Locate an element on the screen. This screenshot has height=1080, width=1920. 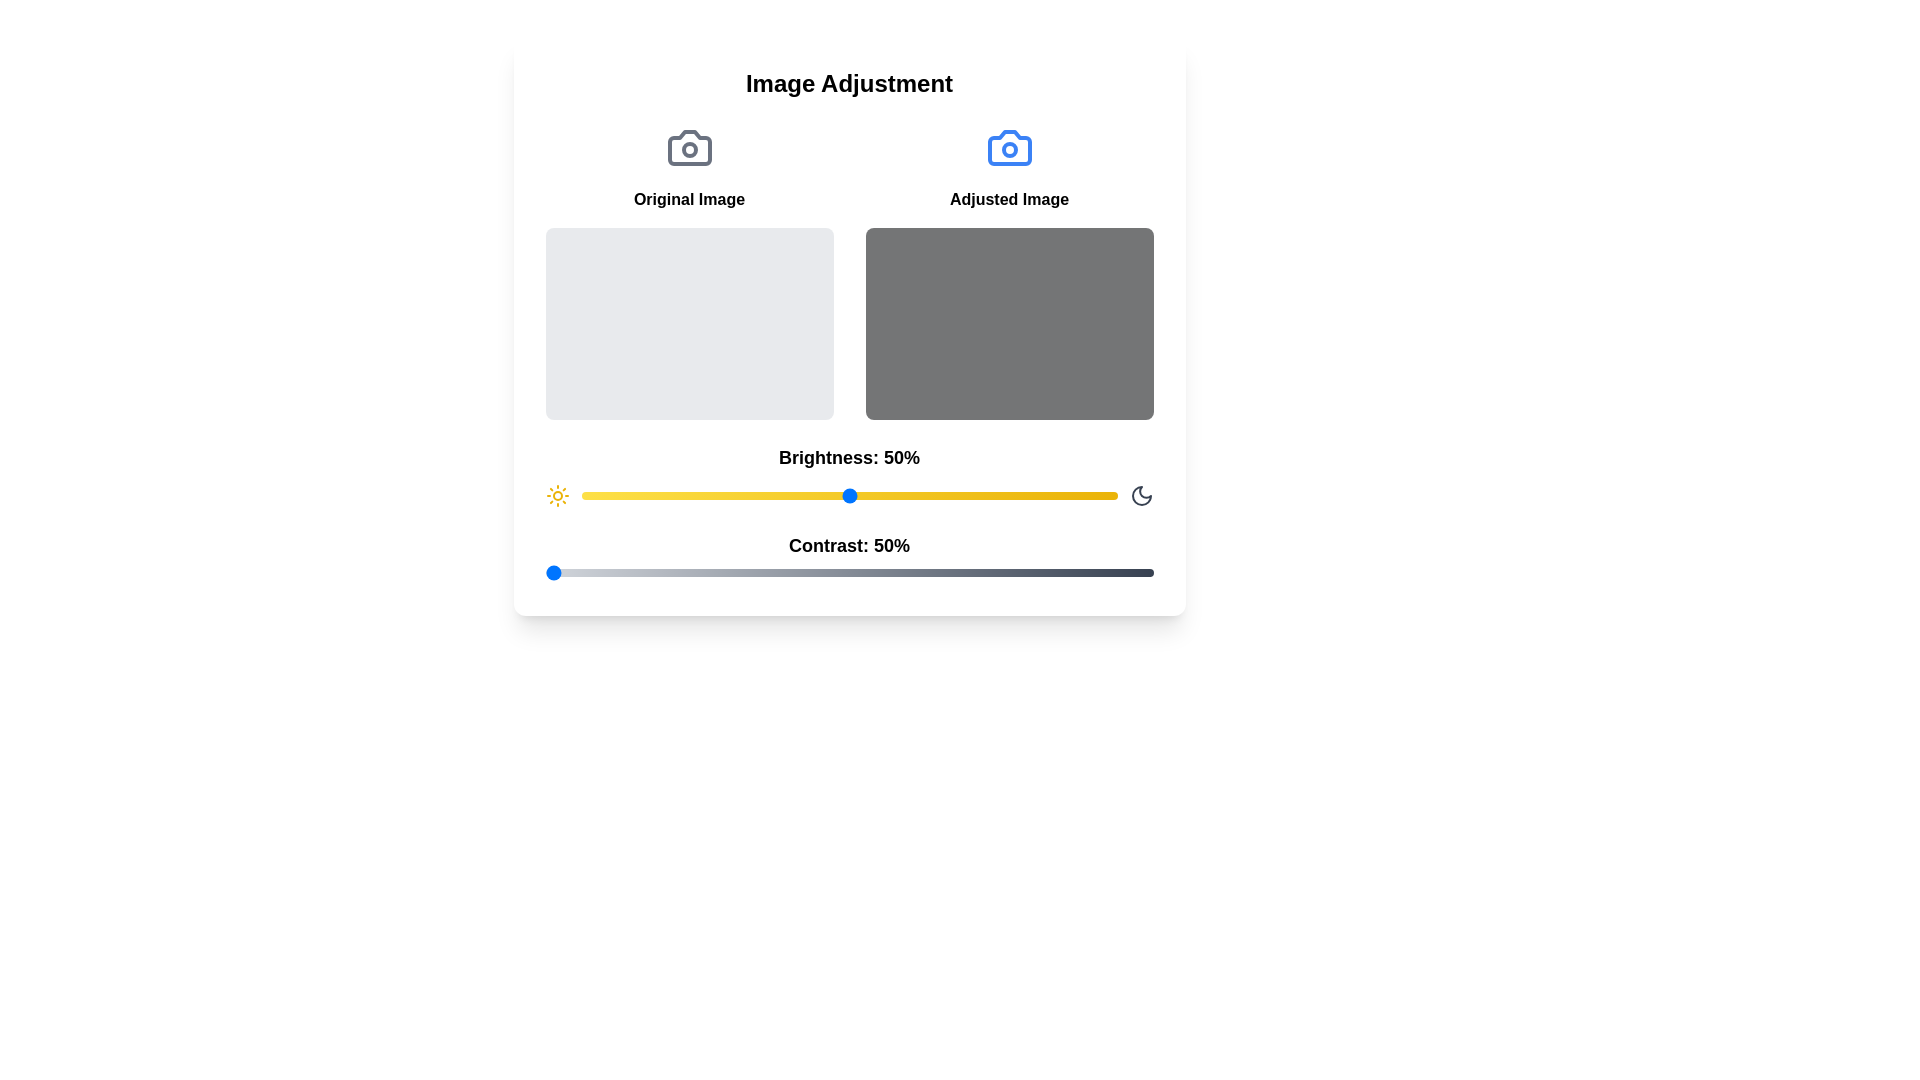
the brightness is located at coordinates (1041, 495).